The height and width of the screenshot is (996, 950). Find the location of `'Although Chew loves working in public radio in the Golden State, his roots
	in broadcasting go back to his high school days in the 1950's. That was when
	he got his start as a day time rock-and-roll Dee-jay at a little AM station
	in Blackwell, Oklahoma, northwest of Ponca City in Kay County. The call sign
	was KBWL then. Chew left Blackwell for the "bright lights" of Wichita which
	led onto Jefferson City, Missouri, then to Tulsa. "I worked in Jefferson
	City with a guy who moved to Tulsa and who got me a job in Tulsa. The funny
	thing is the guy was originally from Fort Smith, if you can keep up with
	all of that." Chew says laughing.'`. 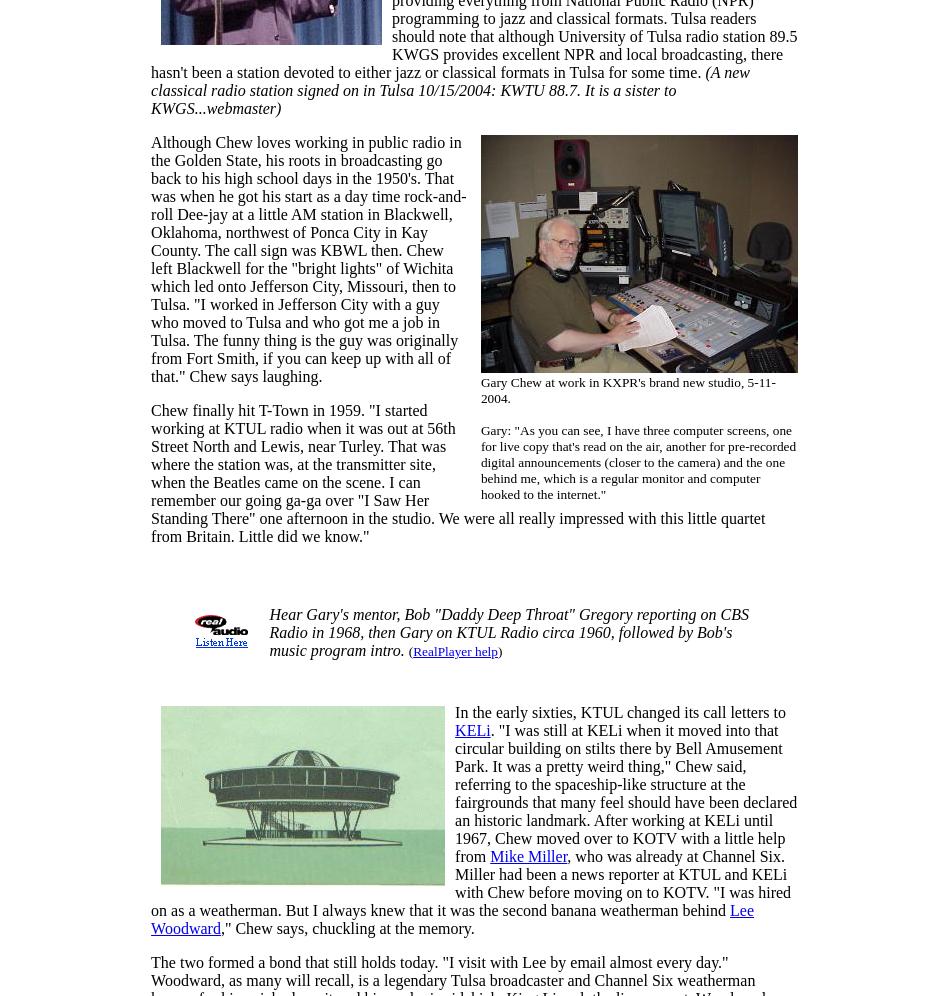

'Although Chew loves working in public radio in the Golden State, his roots
	in broadcasting go back to his high school days in the 1950's. That was when
	he got his start as a day time rock-and-roll Dee-jay at a little AM station
	in Blackwell, Oklahoma, northwest of Ponca City in Kay County. The call sign
	was KBWL then. Chew left Blackwell for the "bright lights" of Wichita which
	led onto Jefferson City, Missouri, then to Tulsa. "I worked in Jefferson
	City with a guy who moved to Tulsa and who got me a job in Tulsa. The funny
	thing is the guy was originally from Fort Smith, if you can keep up with
	all of that." Chew says laughing.' is located at coordinates (150, 259).